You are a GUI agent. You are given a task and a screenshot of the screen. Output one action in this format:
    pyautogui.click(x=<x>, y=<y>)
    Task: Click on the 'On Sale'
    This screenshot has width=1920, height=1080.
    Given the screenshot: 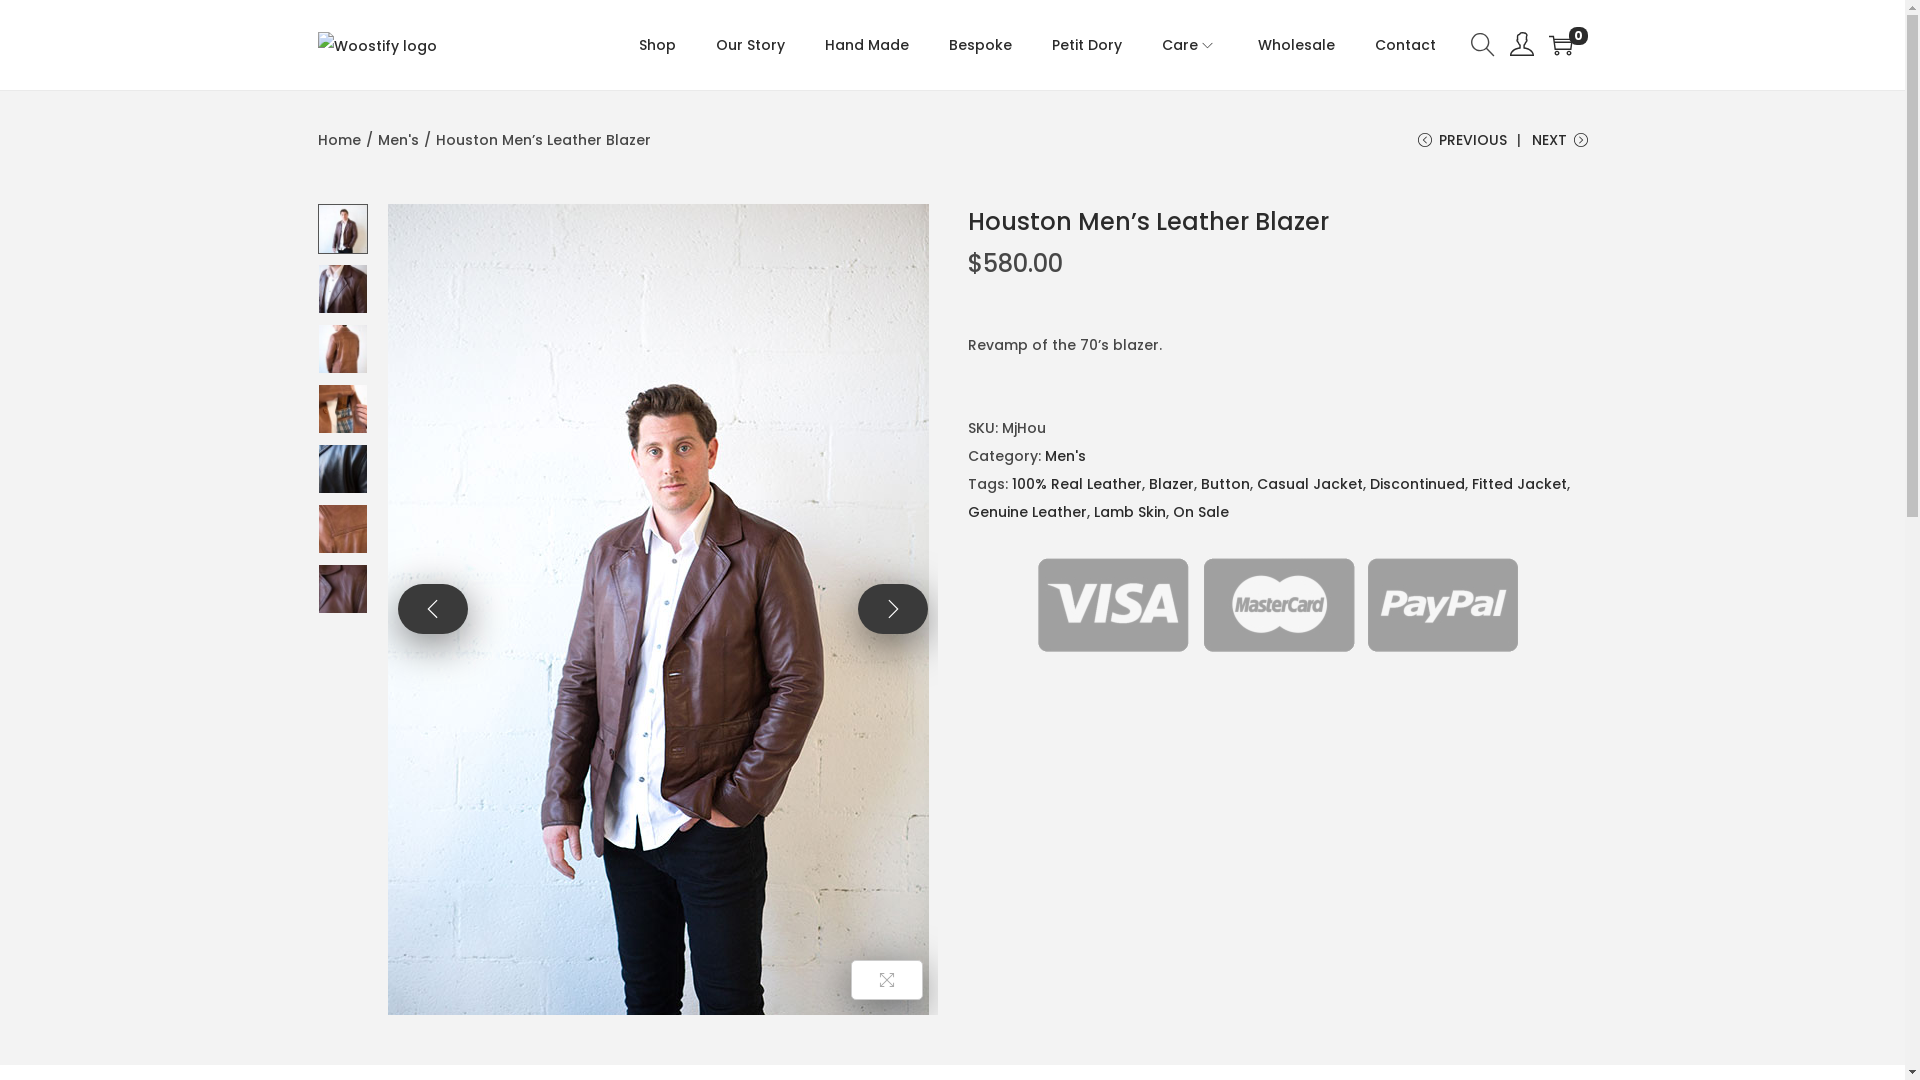 What is the action you would take?
    pyautogui.click(x=1200, y=511)
    